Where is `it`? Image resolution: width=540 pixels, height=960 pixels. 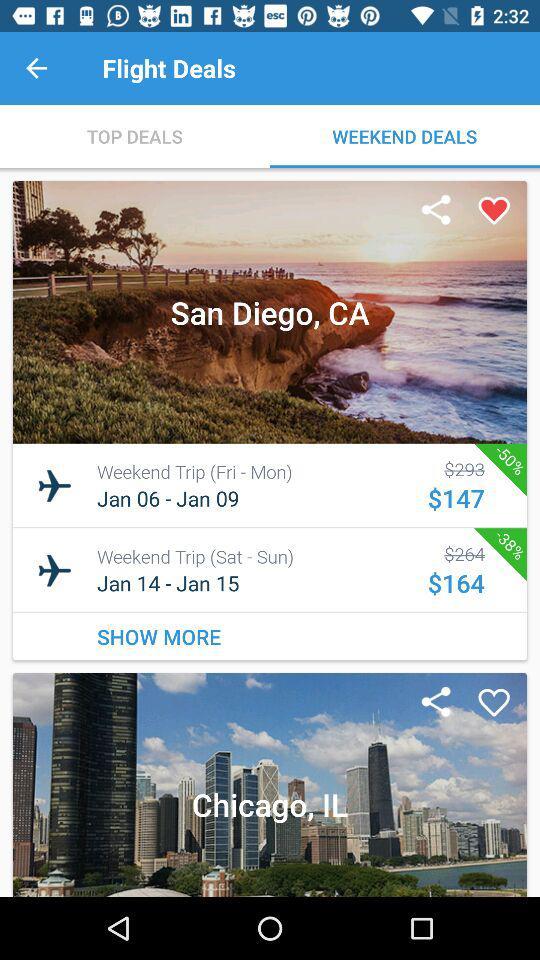 it is located at coordinates (493, 703).